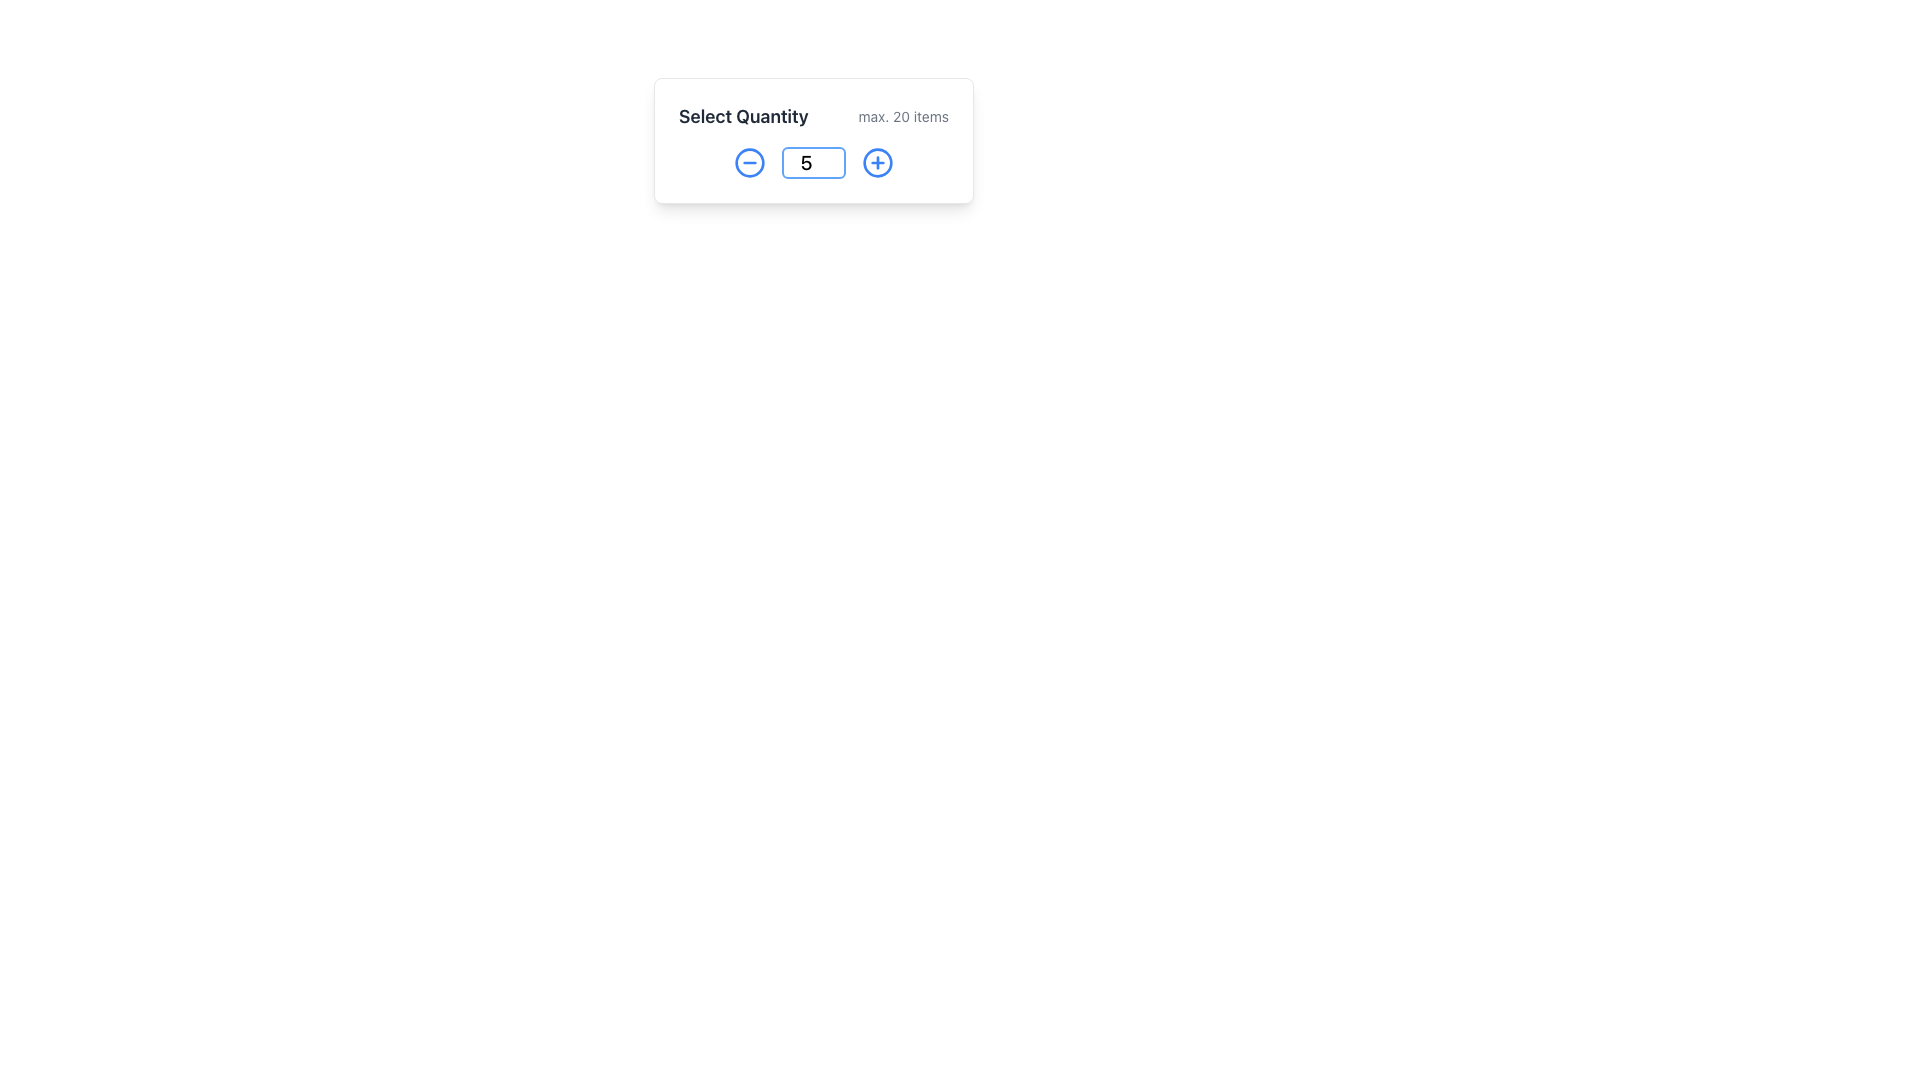  What do you see at coordinates (878, 161) in the screenshot?
I see `the circular button with a blue outline and centered plus sign located at the top center of the interface` at bounding box center [878, 161].